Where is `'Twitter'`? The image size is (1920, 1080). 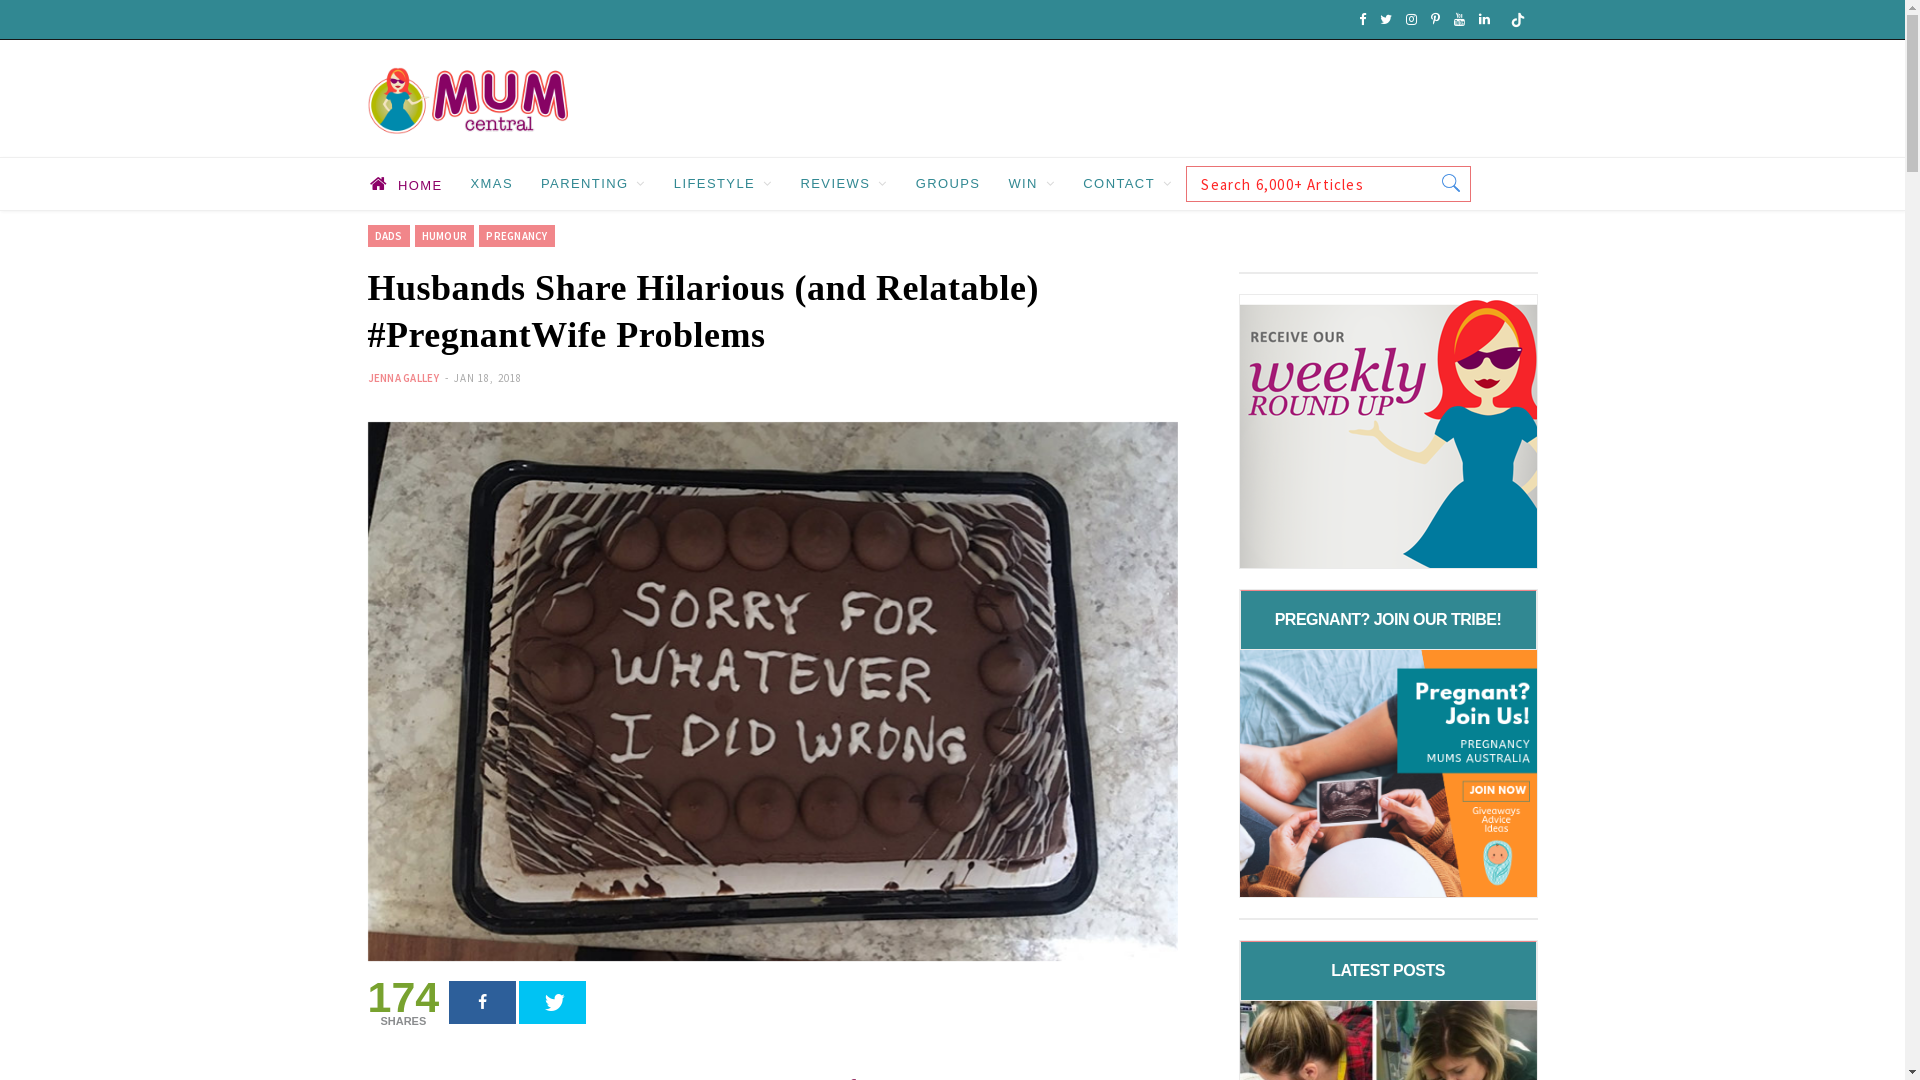 'Twitter' is located at coordinates (552, 1002).